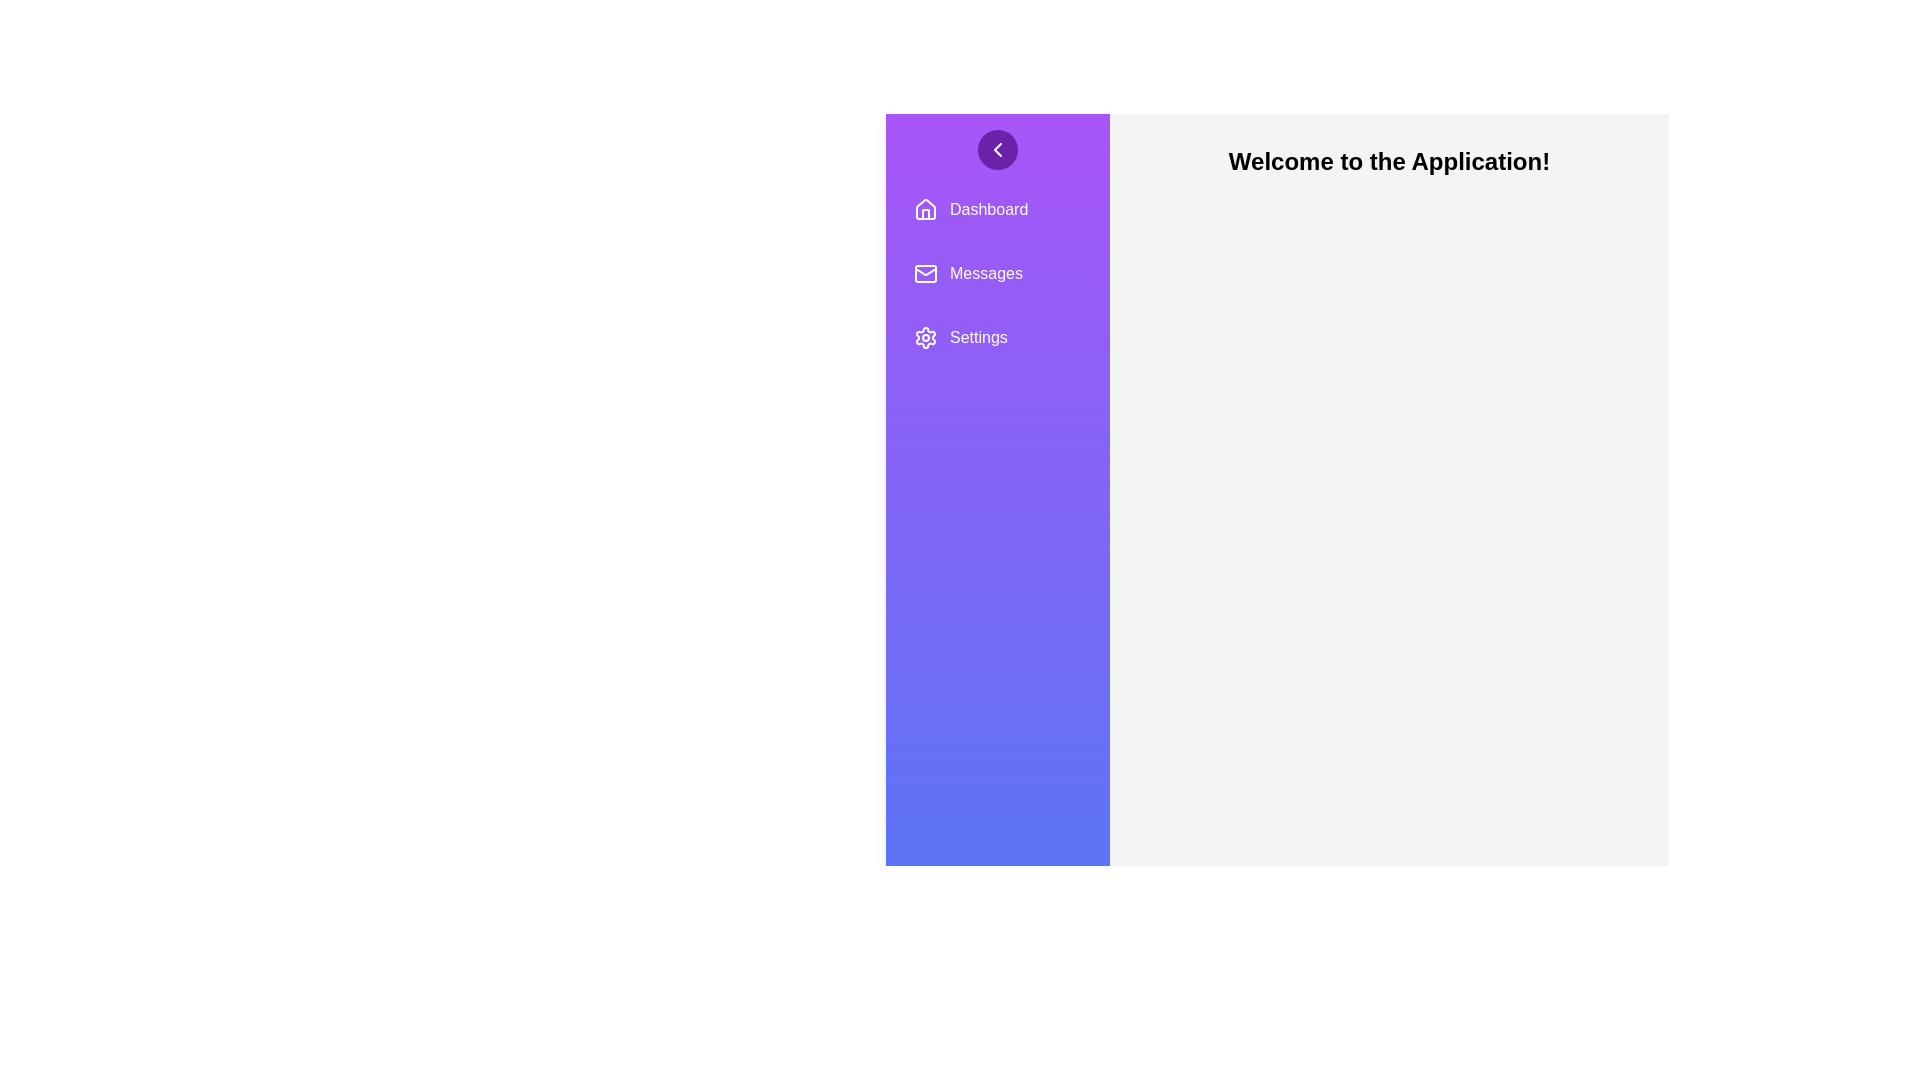 This screenshot has width=1920, height=1080. I want to click on the door area of the house icon located in the sidebar menu of the application dashboard, so click(925, 214).